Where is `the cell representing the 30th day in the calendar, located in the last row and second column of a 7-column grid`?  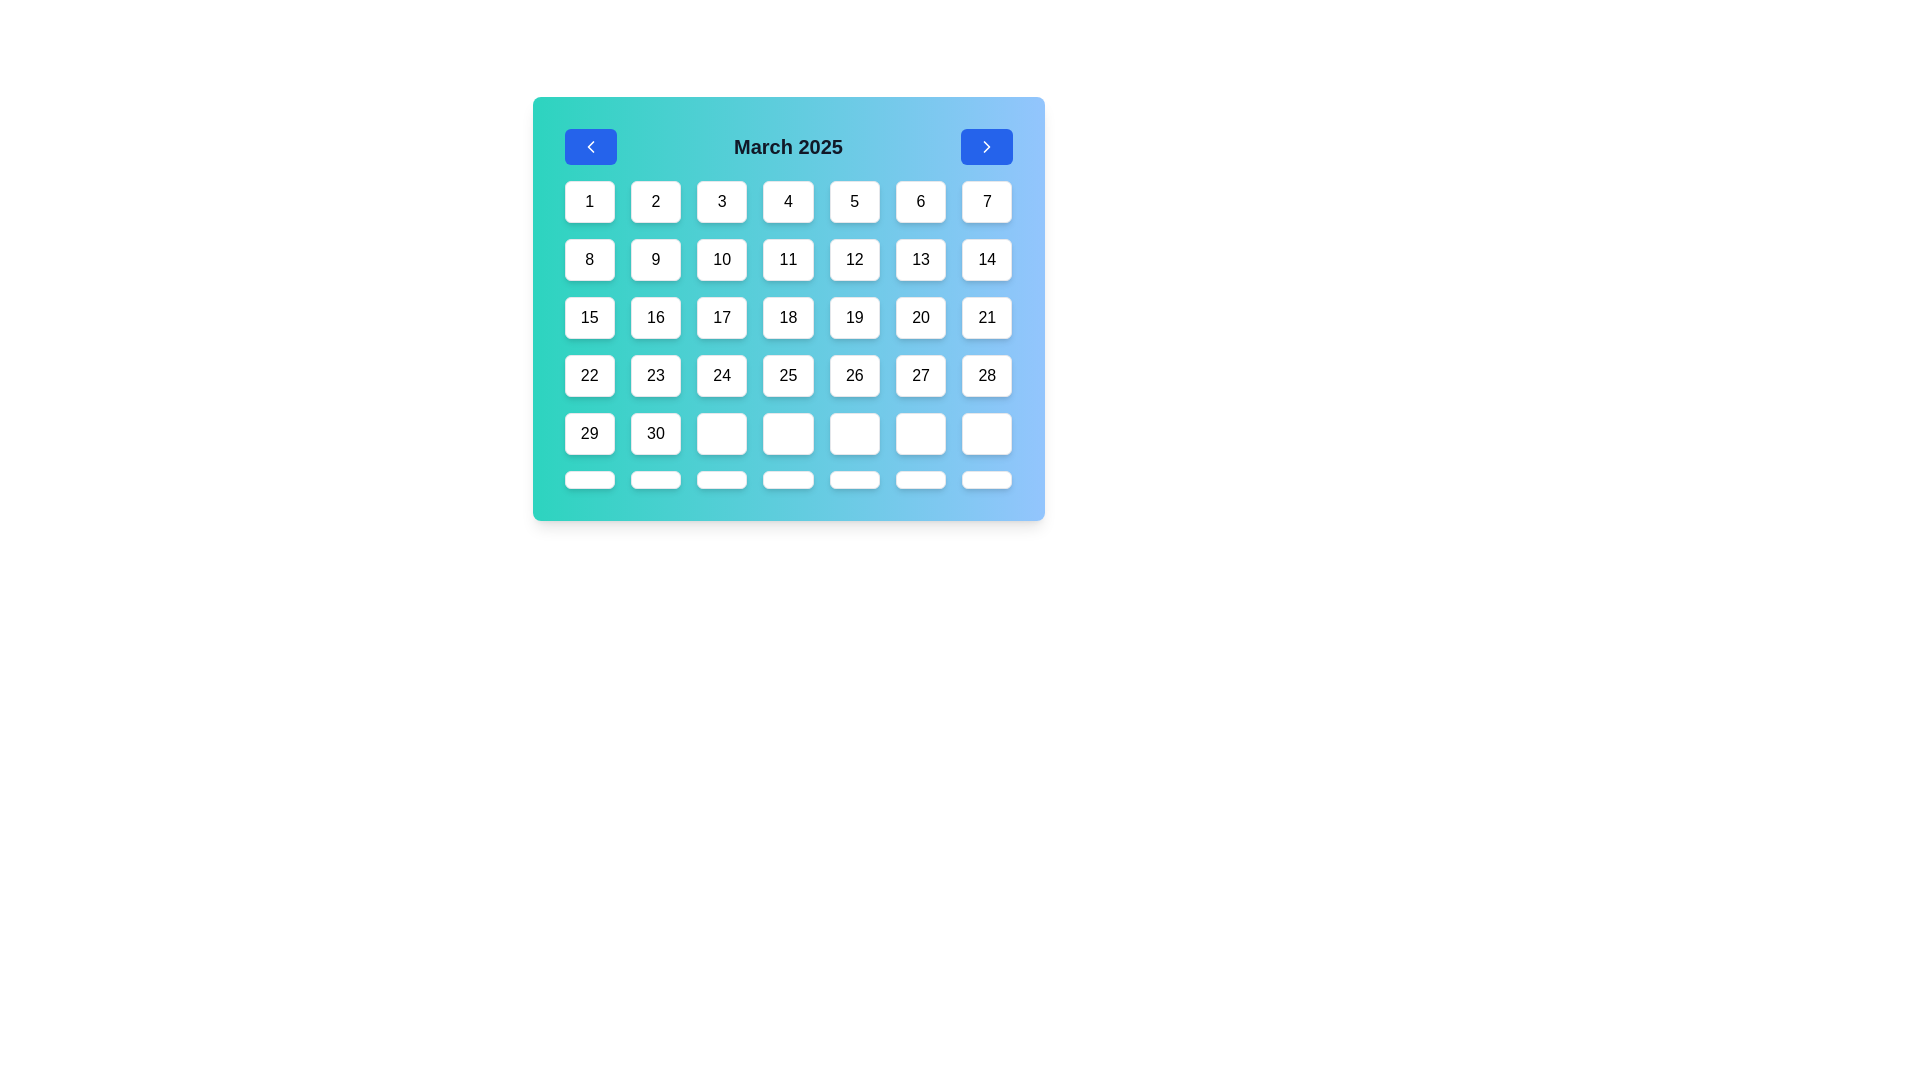
the cell representing the 30th day in the calendar, located in the last row and second column of a 7-column grid is located at coordinates (655, 433).